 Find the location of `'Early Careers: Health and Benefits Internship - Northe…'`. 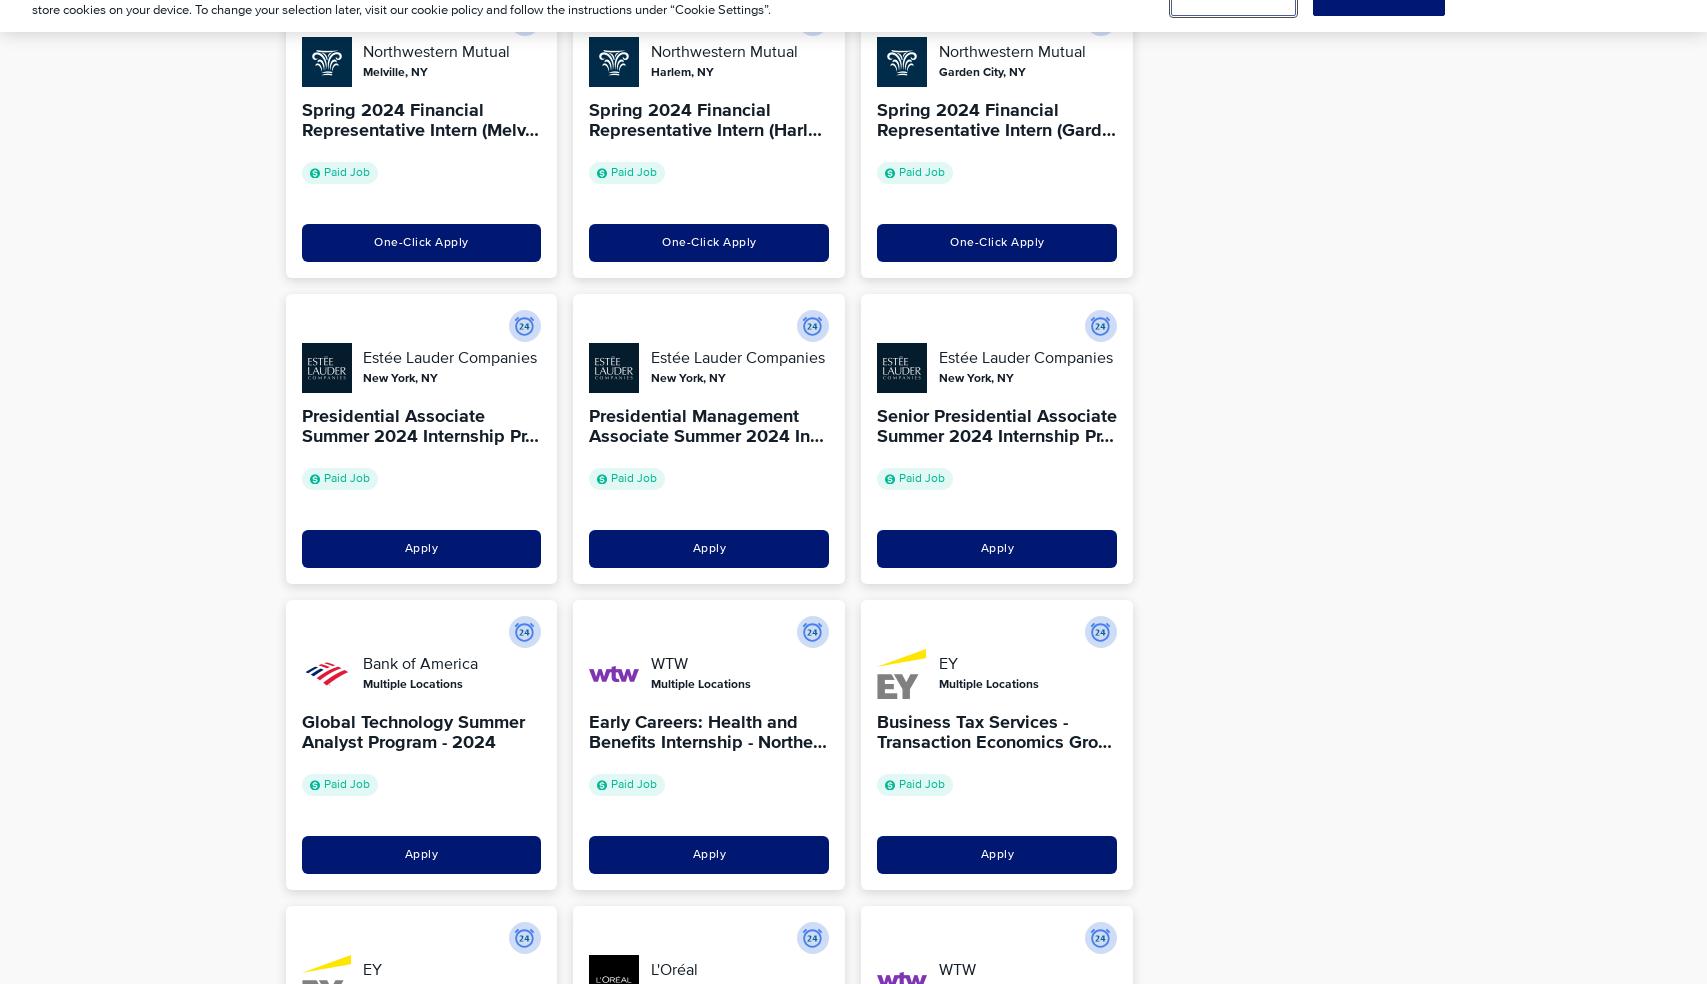

'Early Careers: Health and Benefits Internship - Northe…' is located at coordinates (708, 732).